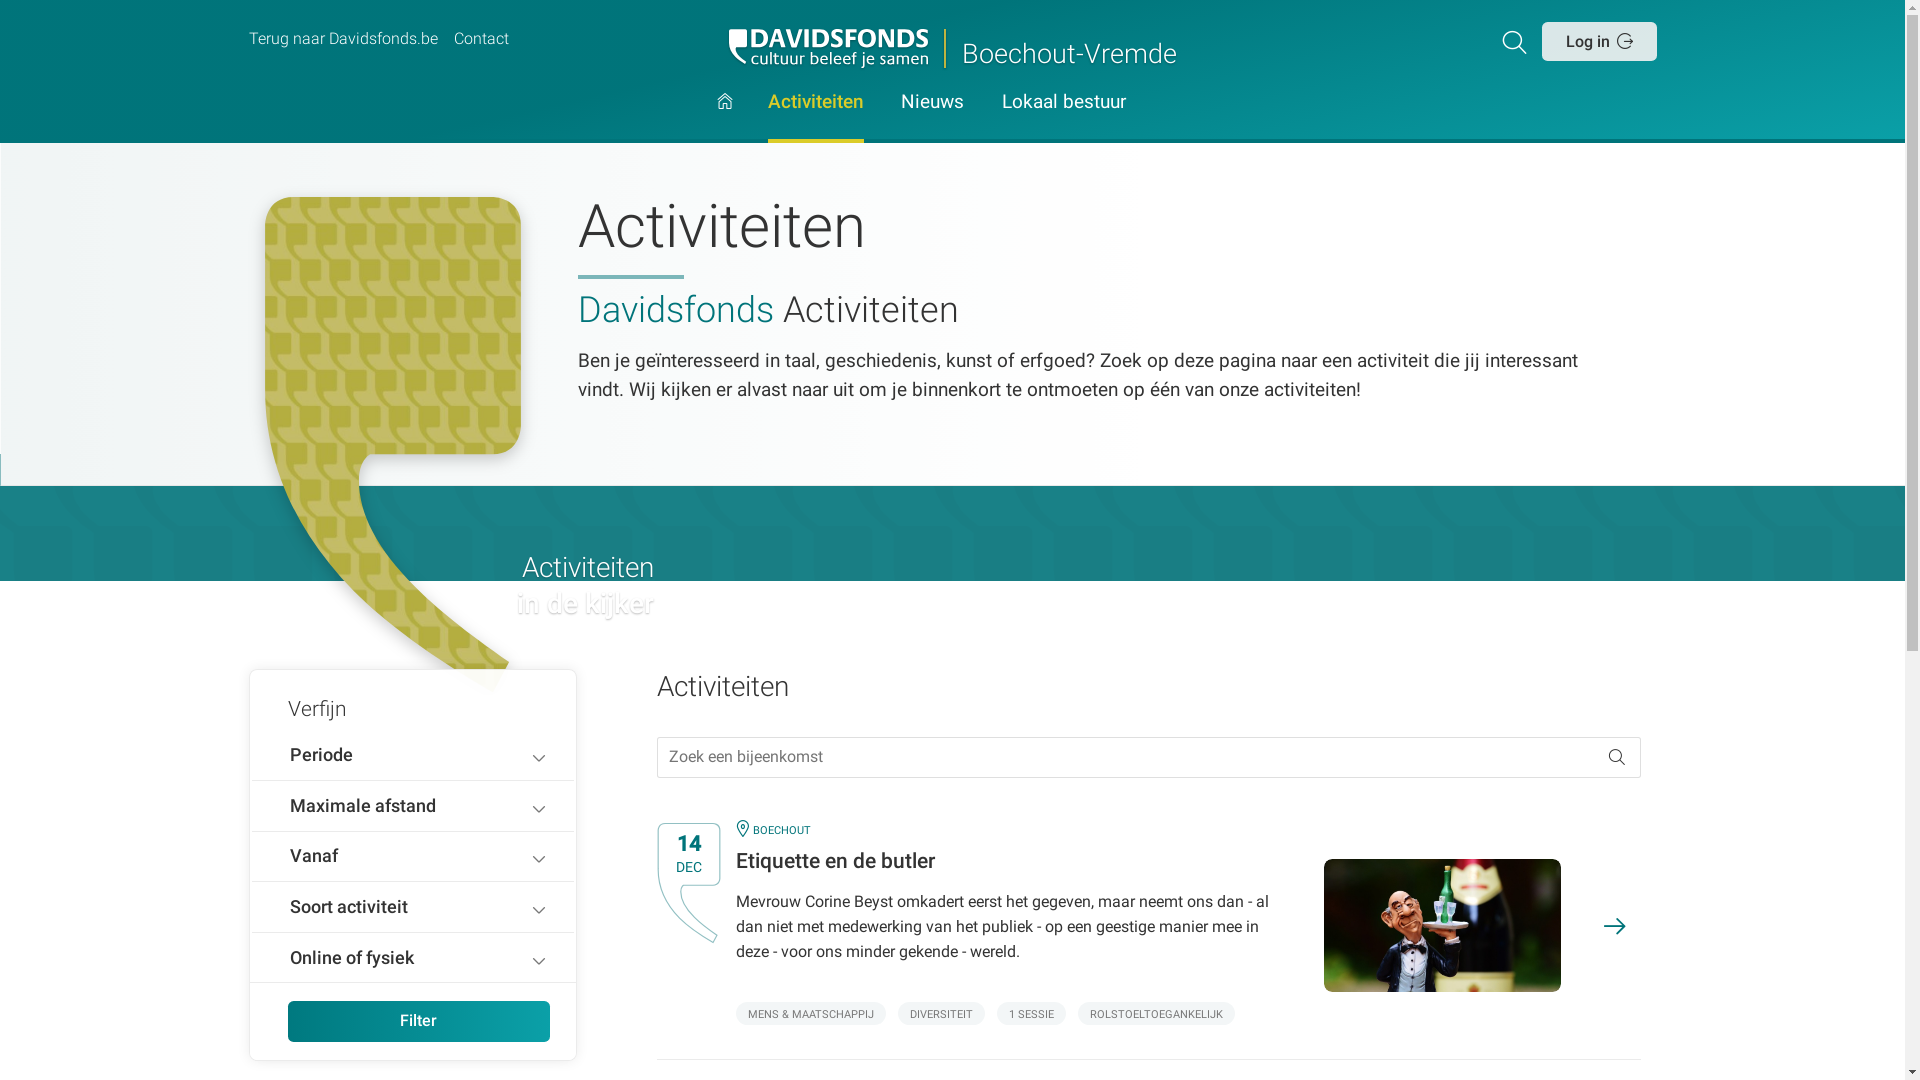 The width and height of the screenshot is (1920, 1080). Describe the element at coordinates (752, 830) in the screenshot. I see `'BOECHOUT'` at that location.